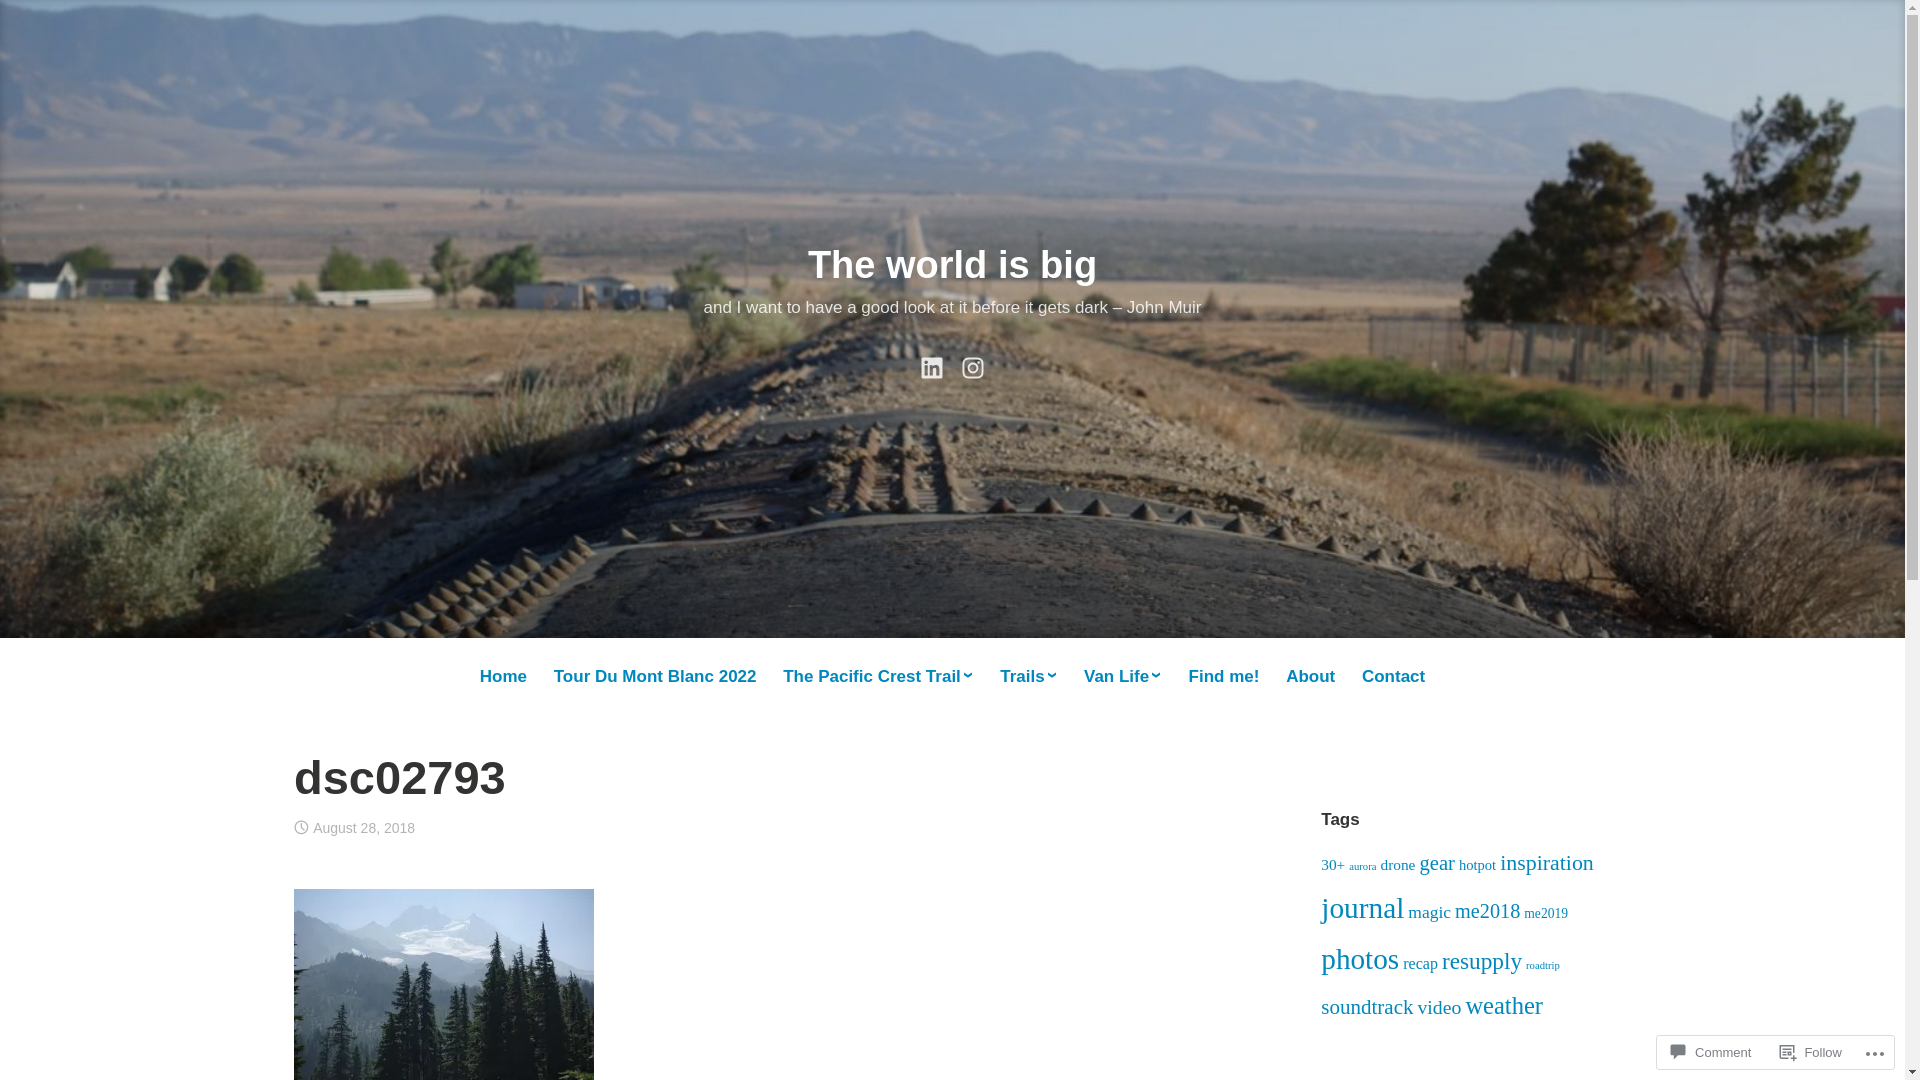  Describe the element at coordinates (503, 676) in the screenshot. I see `'Home'` at that location.